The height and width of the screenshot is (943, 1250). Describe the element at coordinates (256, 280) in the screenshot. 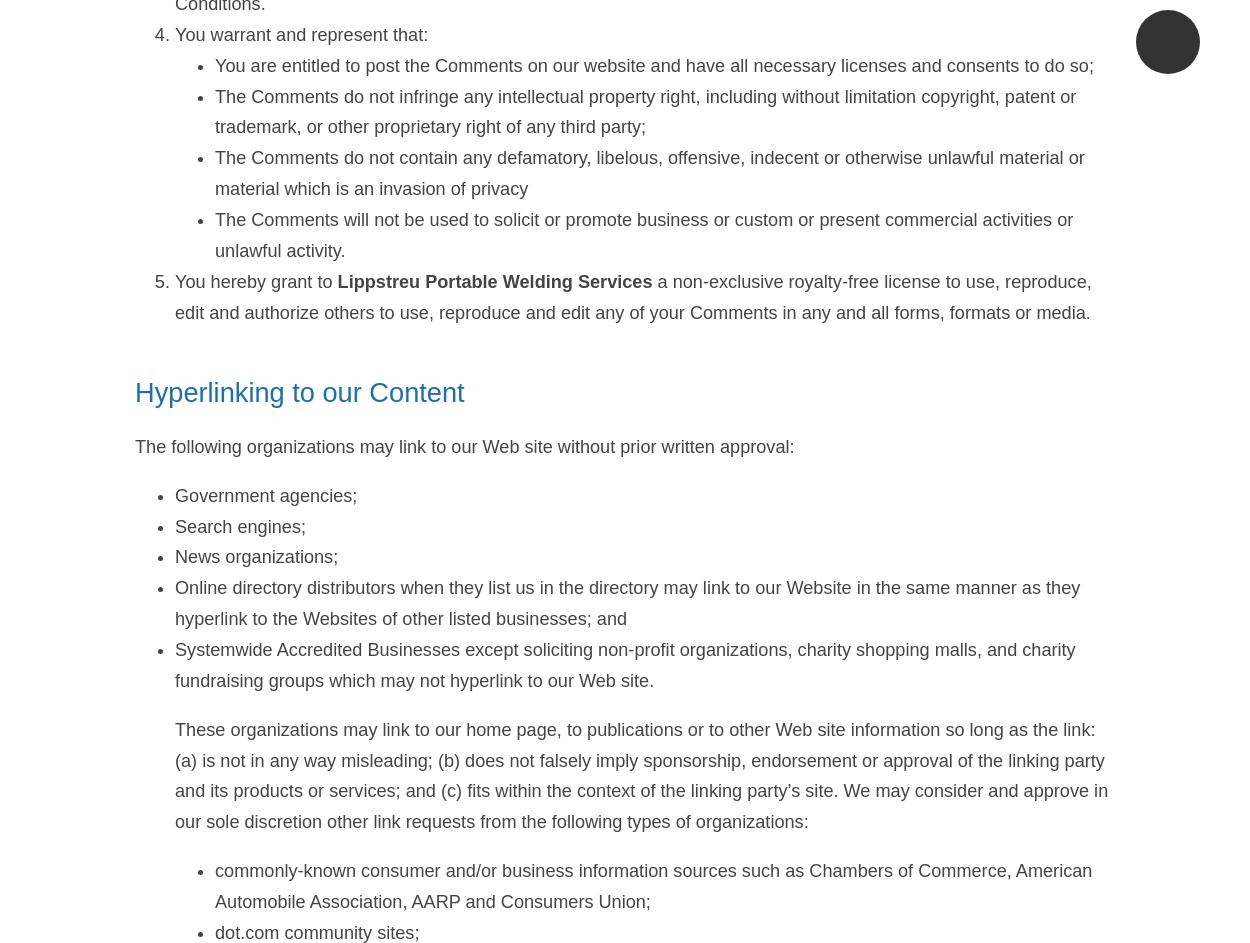

I see `'You hereby grant to'` at that location.